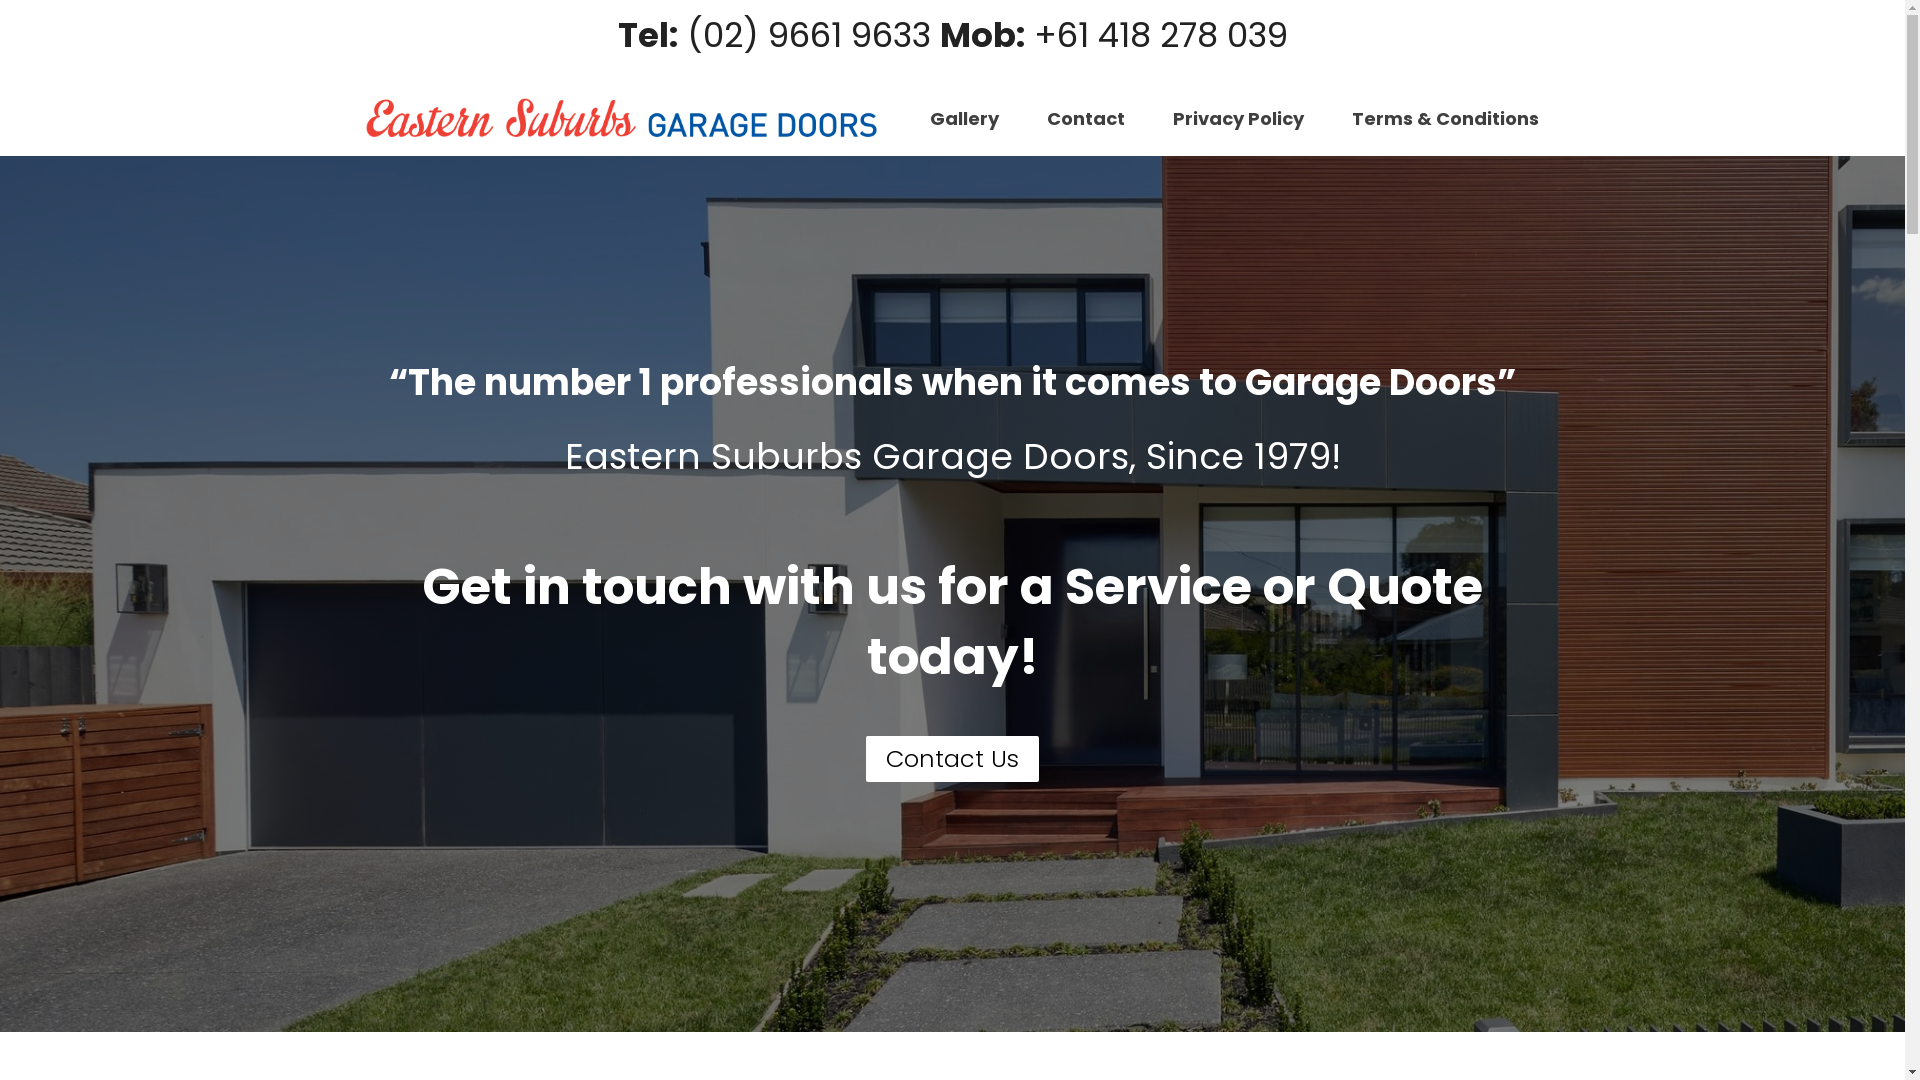  What do you see at coordinates (964, 118) in the screenshot?
I see `'Gallery'` at bounding box center [964, 118].